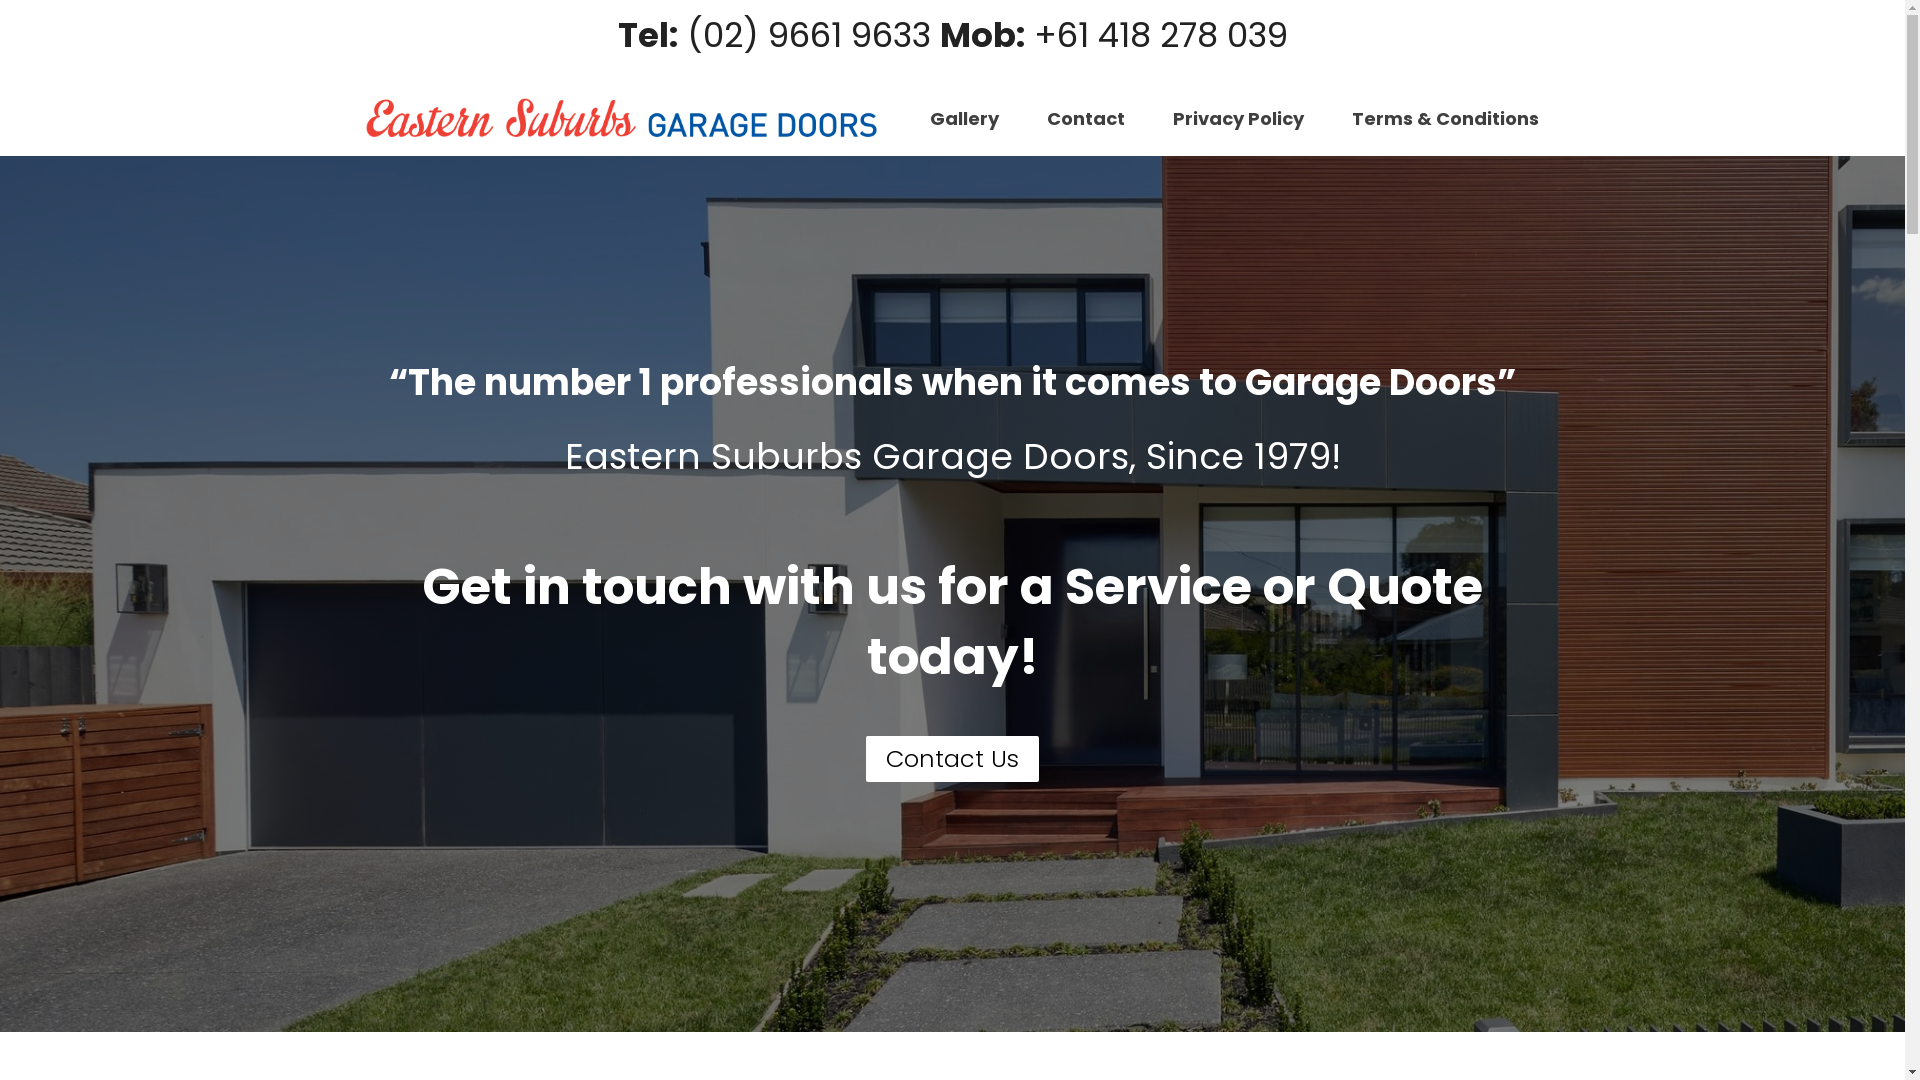  What do you see at coordinates (964, 118) in the screenshot?
I see `'Gallery'` at bounding box center [964, 118].